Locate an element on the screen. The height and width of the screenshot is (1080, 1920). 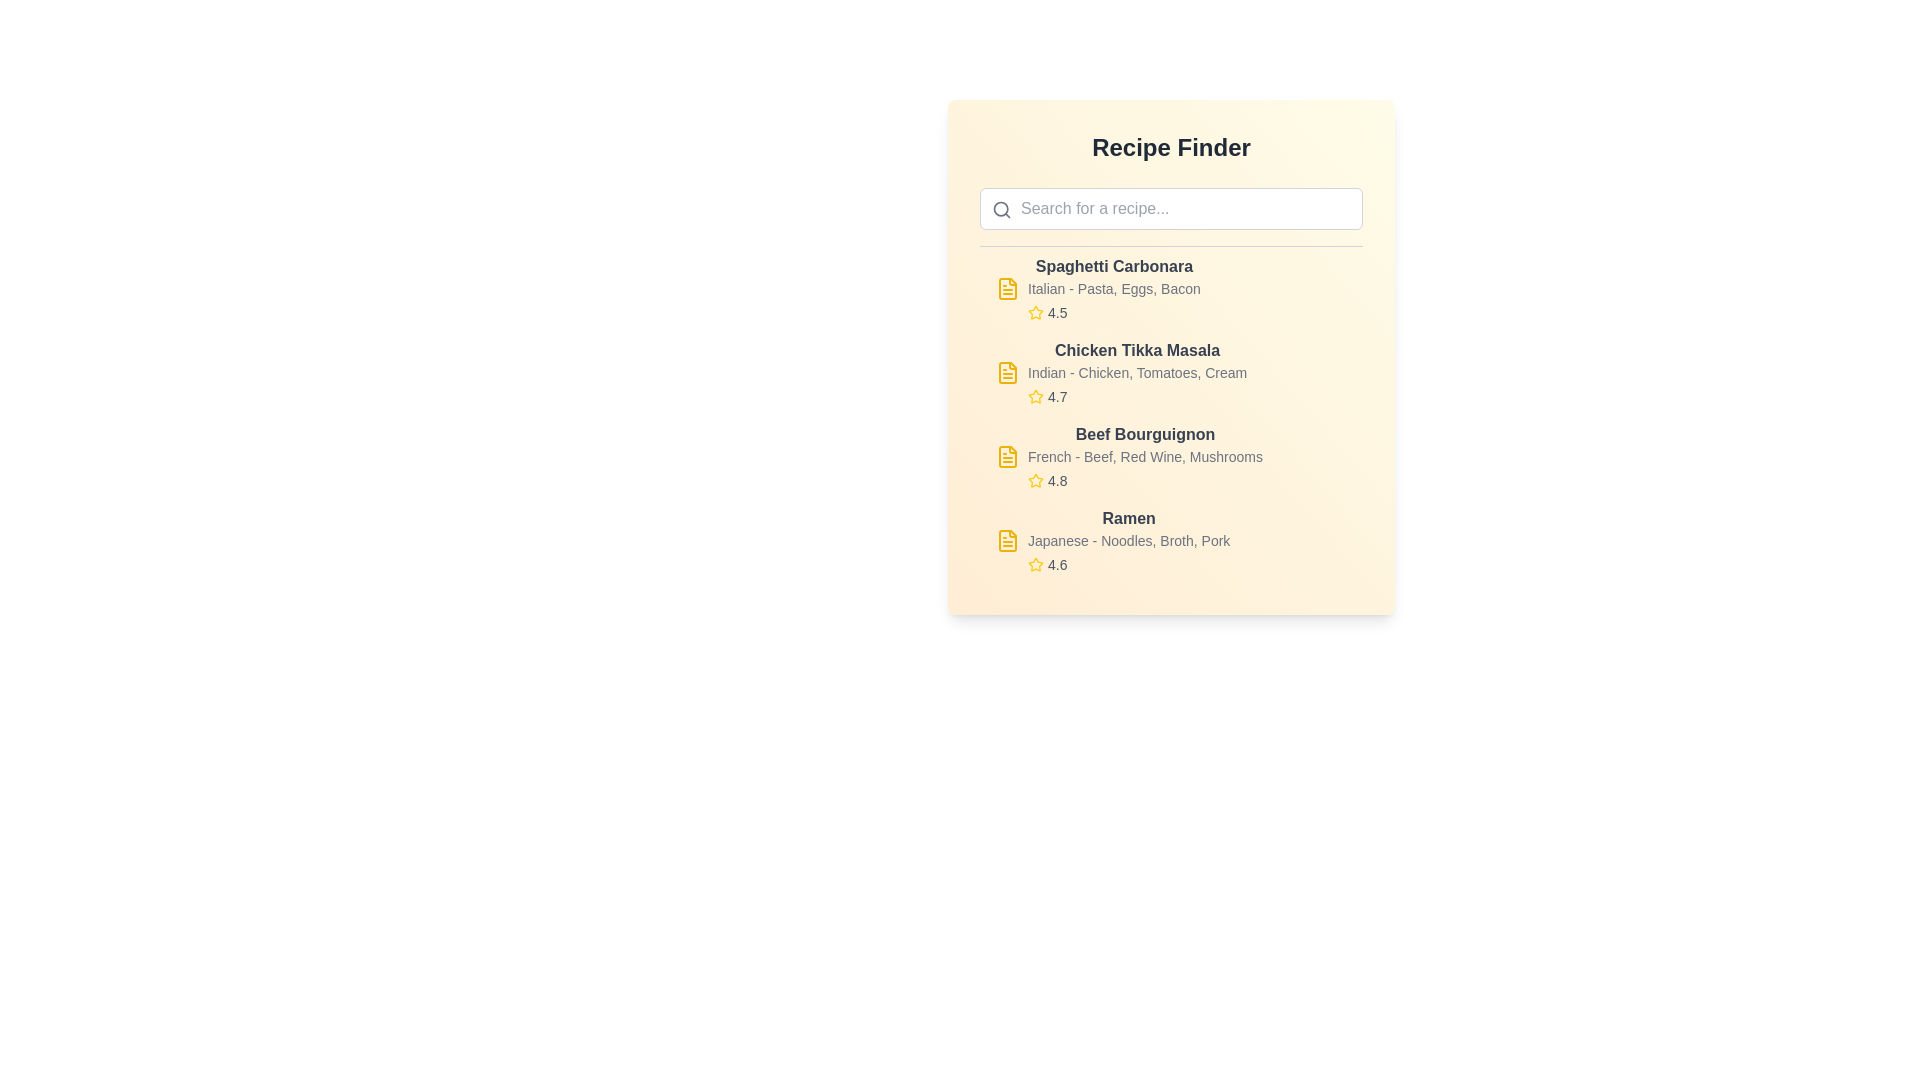
the file icon that resembles a document, located to the left of the 'Ramen' recipe in the list of recipes is located at coordinates (1008, 540).